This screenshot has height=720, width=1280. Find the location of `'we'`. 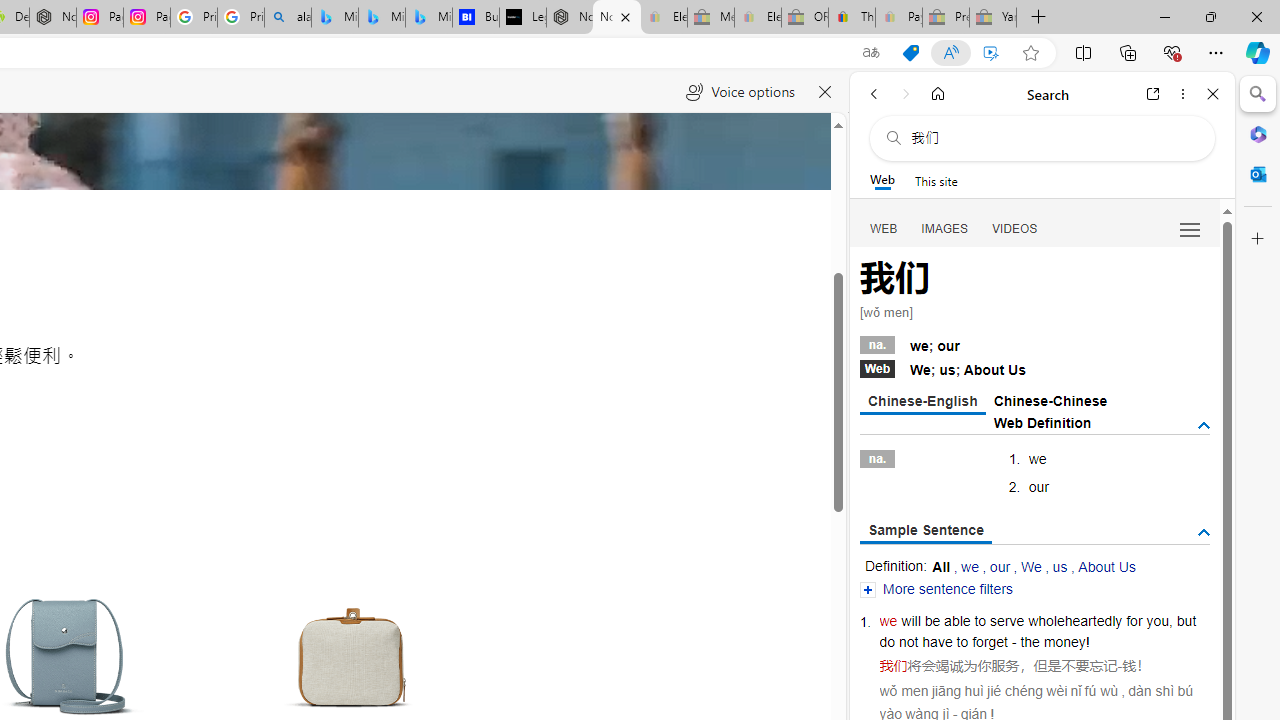

'we' is located at coordinates (887, 620).